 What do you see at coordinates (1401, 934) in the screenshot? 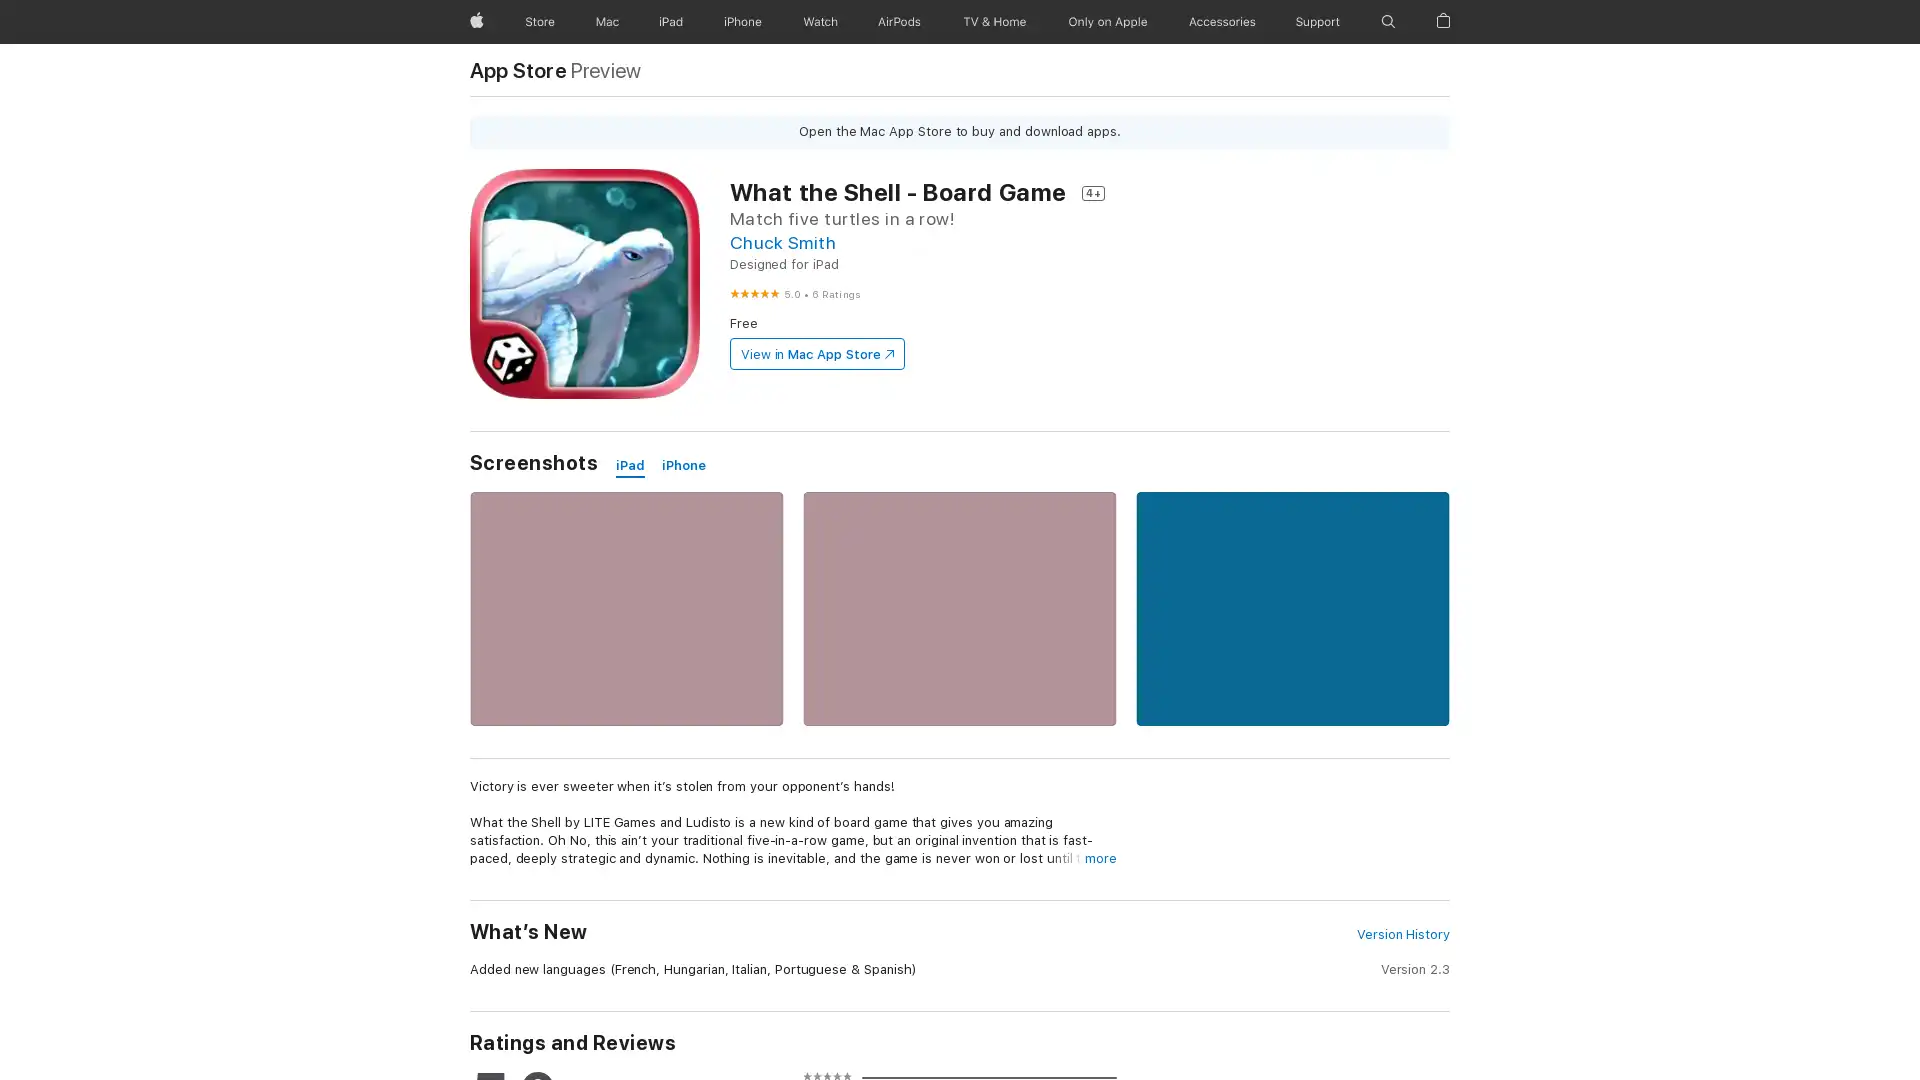
I see `Version History` at bounding box center [1401, 934].